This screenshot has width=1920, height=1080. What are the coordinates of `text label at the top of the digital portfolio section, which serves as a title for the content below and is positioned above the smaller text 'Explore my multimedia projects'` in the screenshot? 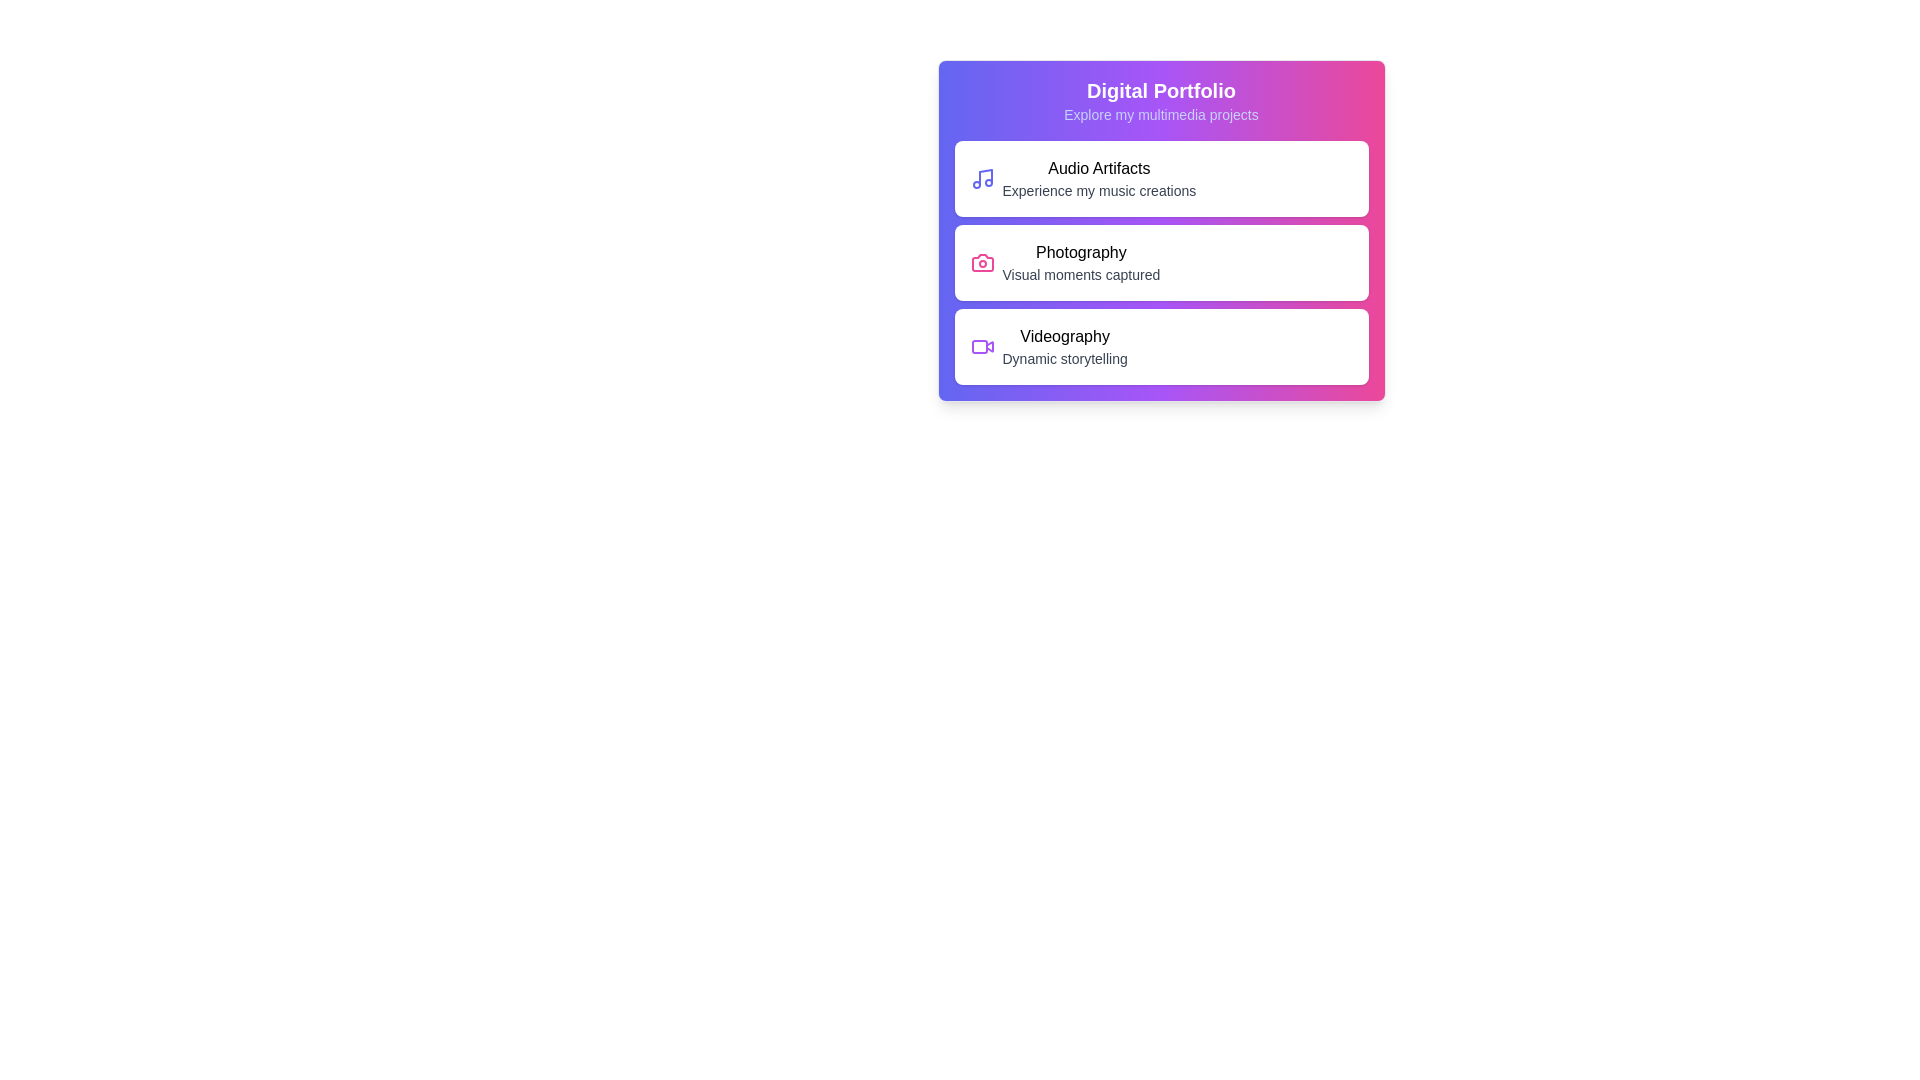 It's located at (1161, 91).